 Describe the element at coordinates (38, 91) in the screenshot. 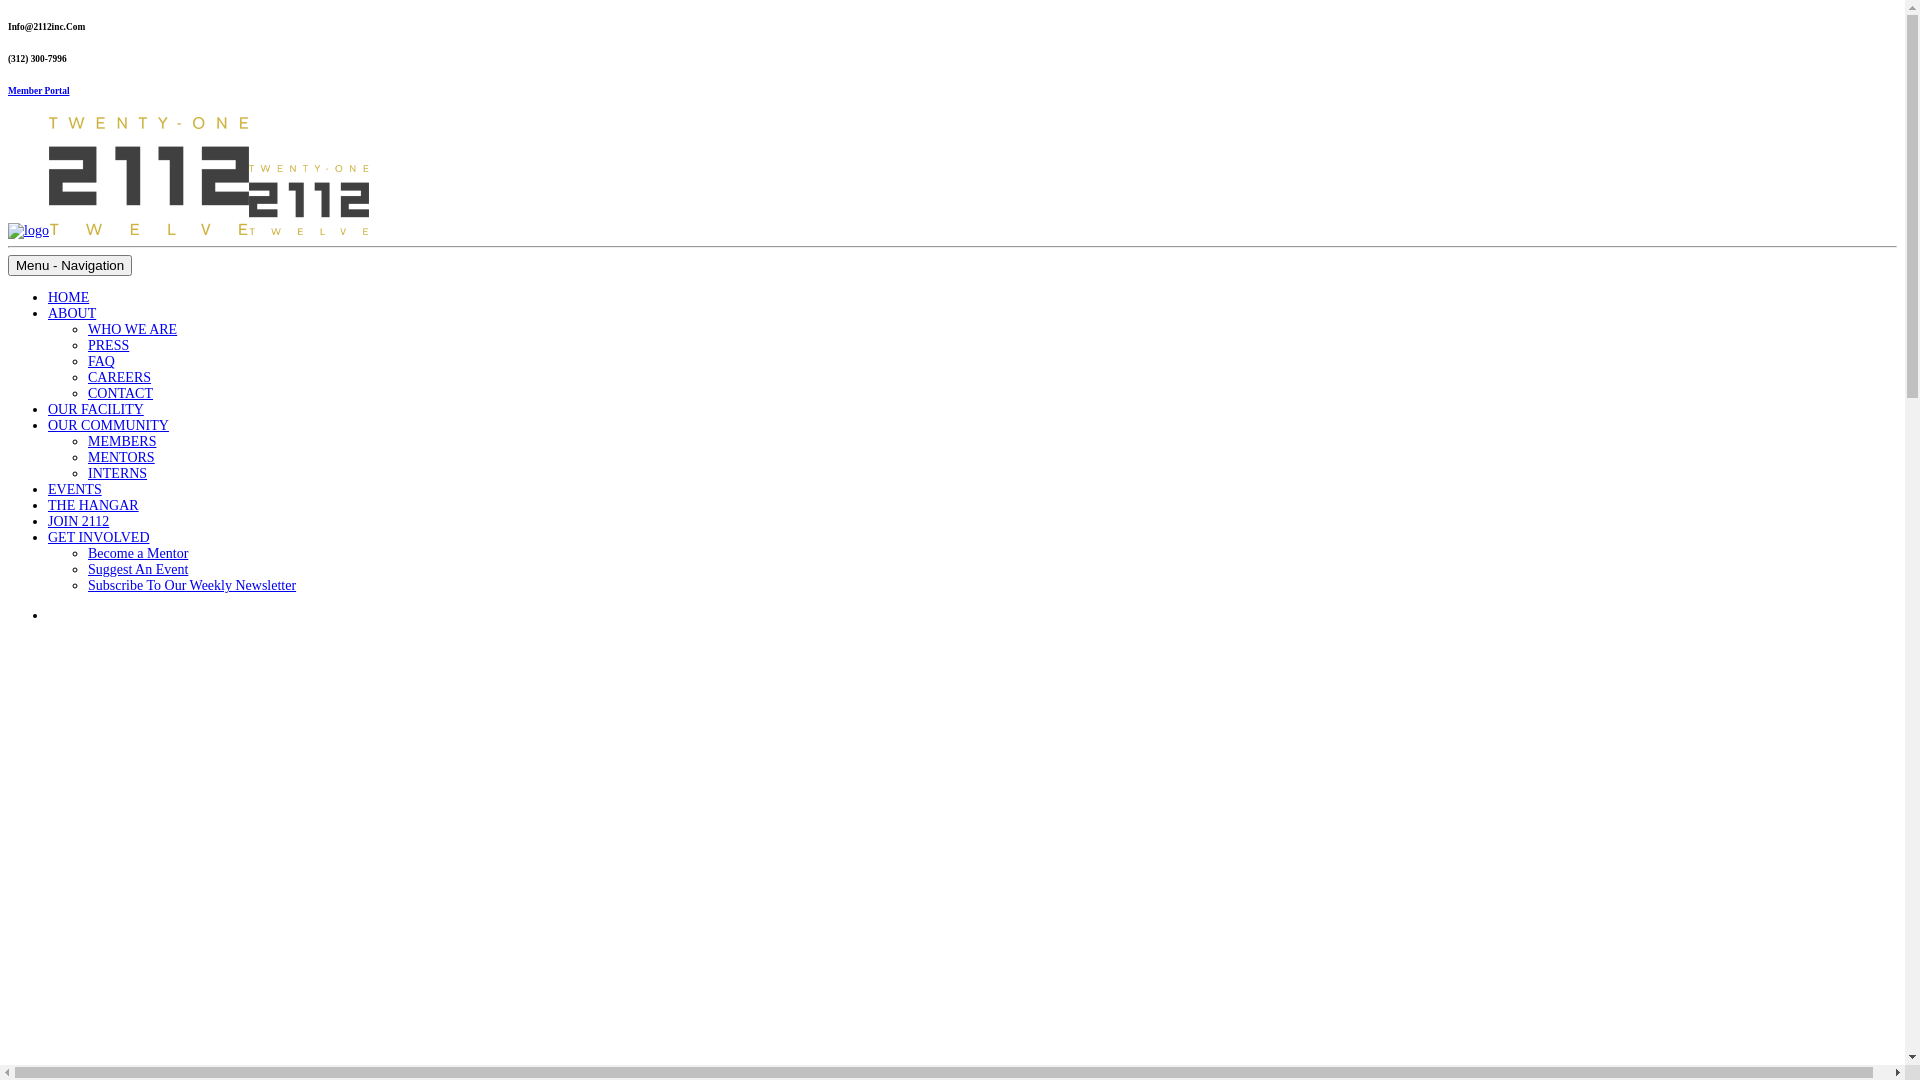

I see `'Member Portal'` at that location.